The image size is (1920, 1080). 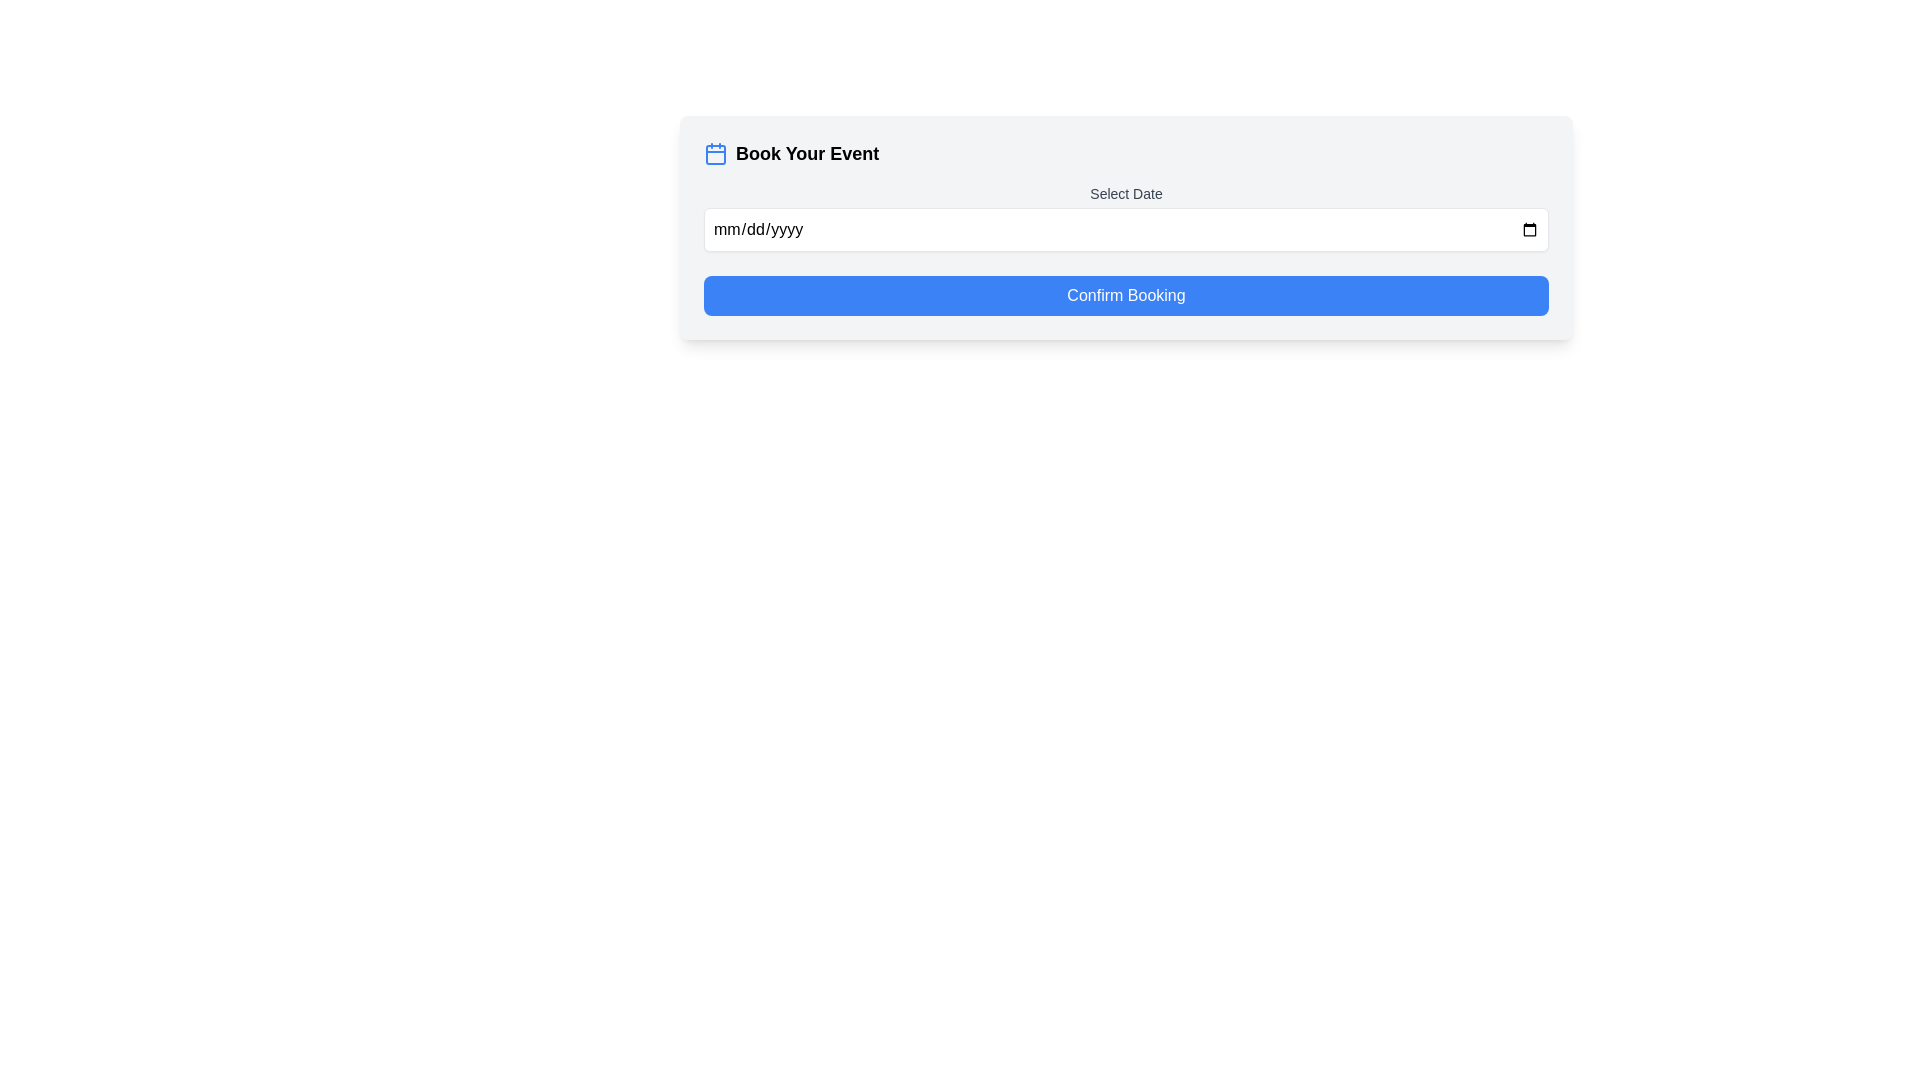 I want to click on the text label that indicates the purpose of the adjacent date input field in the 'Book Your Event' section, so click(x=1126, y=193).